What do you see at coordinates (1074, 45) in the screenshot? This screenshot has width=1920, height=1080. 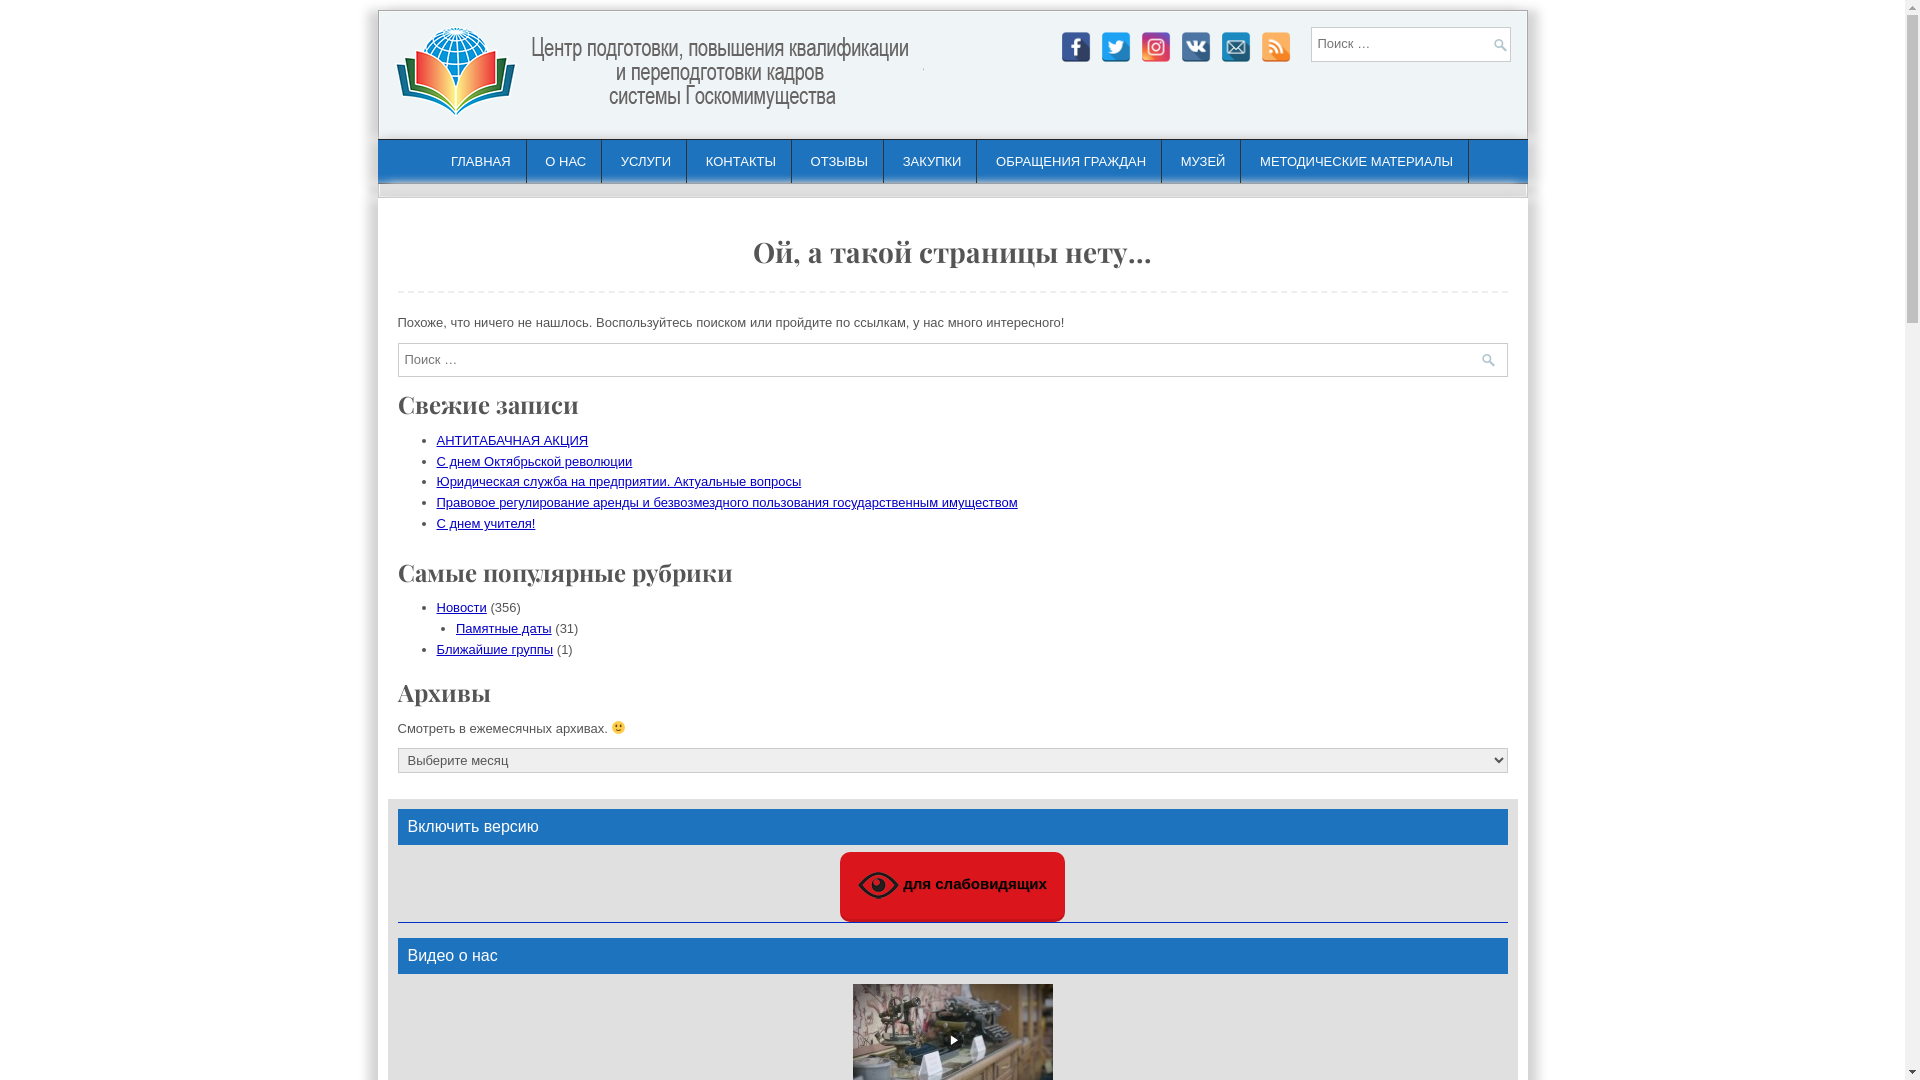 I see `'Facebook'` at bounding box center [1074, 45].